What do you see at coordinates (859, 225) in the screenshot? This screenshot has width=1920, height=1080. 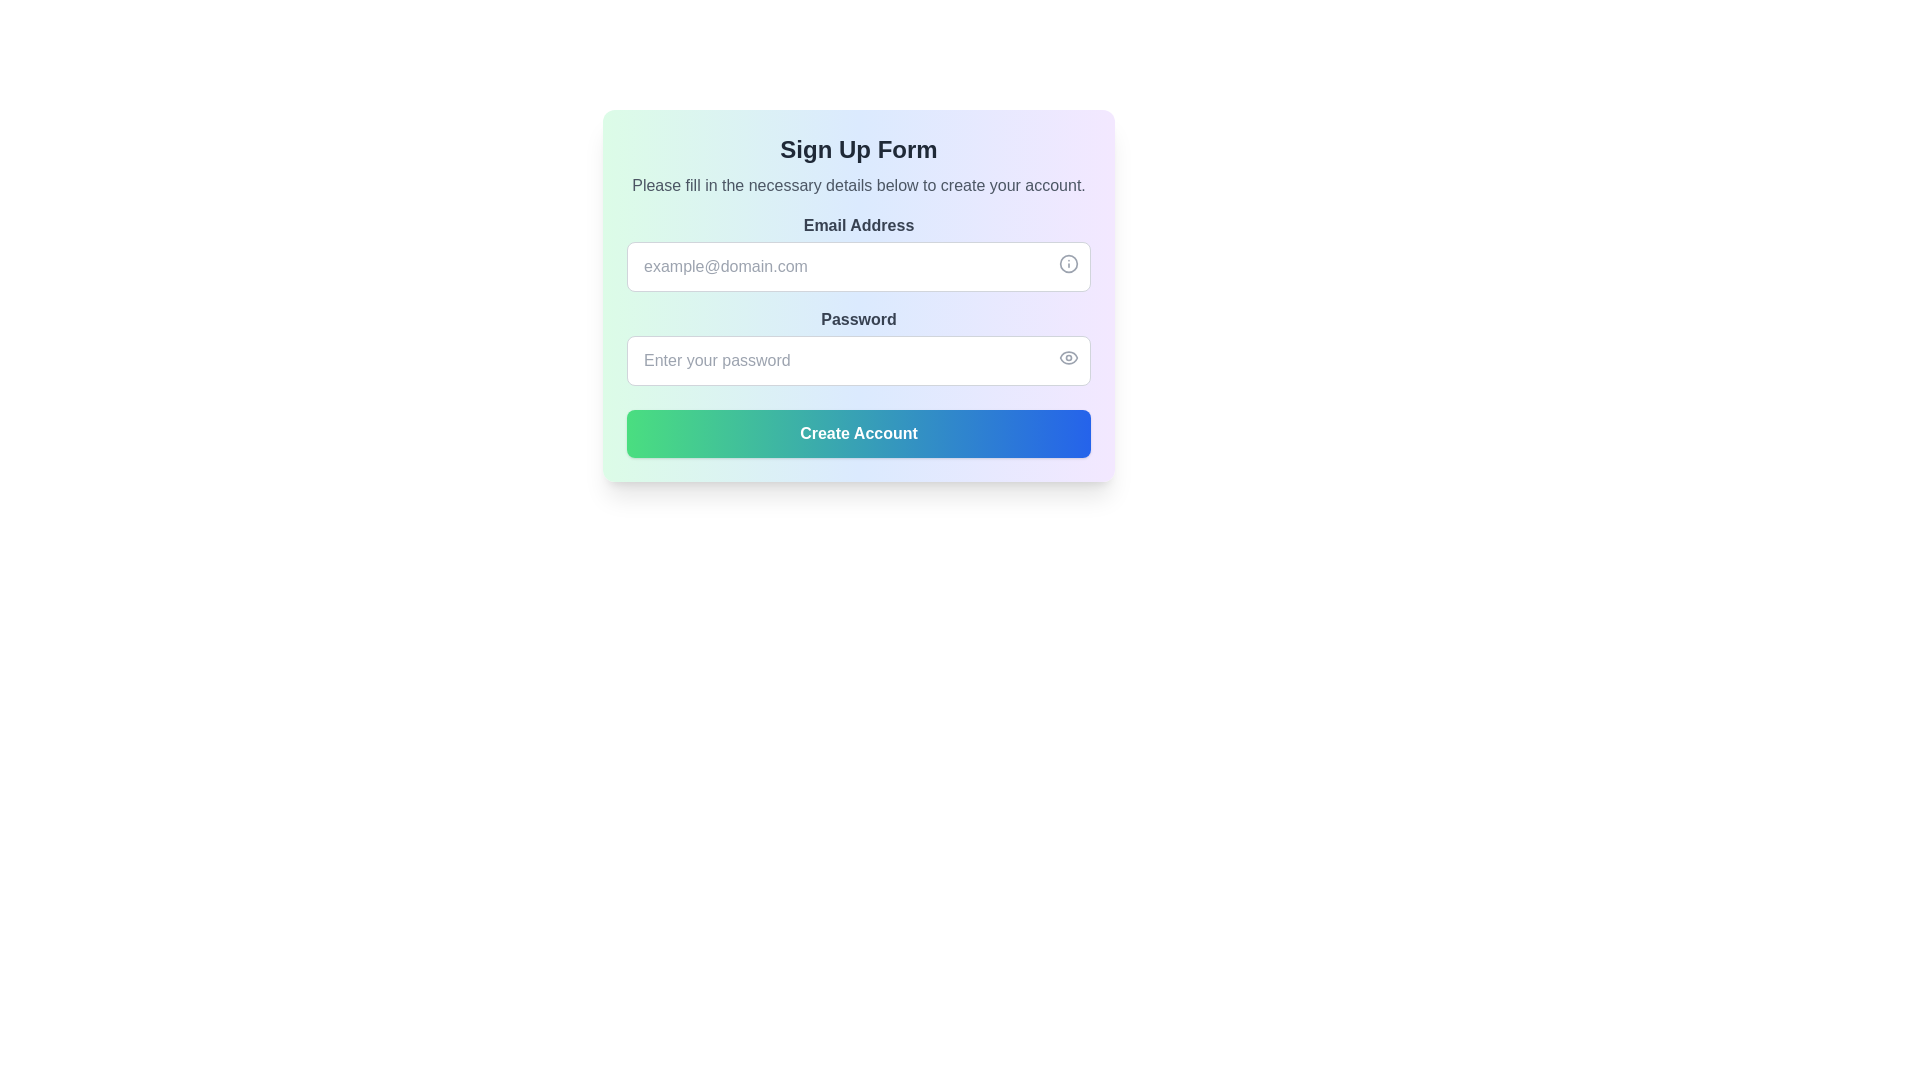 I see `the label that provides context for the email address input field, located in the upper-middle portion of the form, directly above the input field` at bounding box center [859, 225].